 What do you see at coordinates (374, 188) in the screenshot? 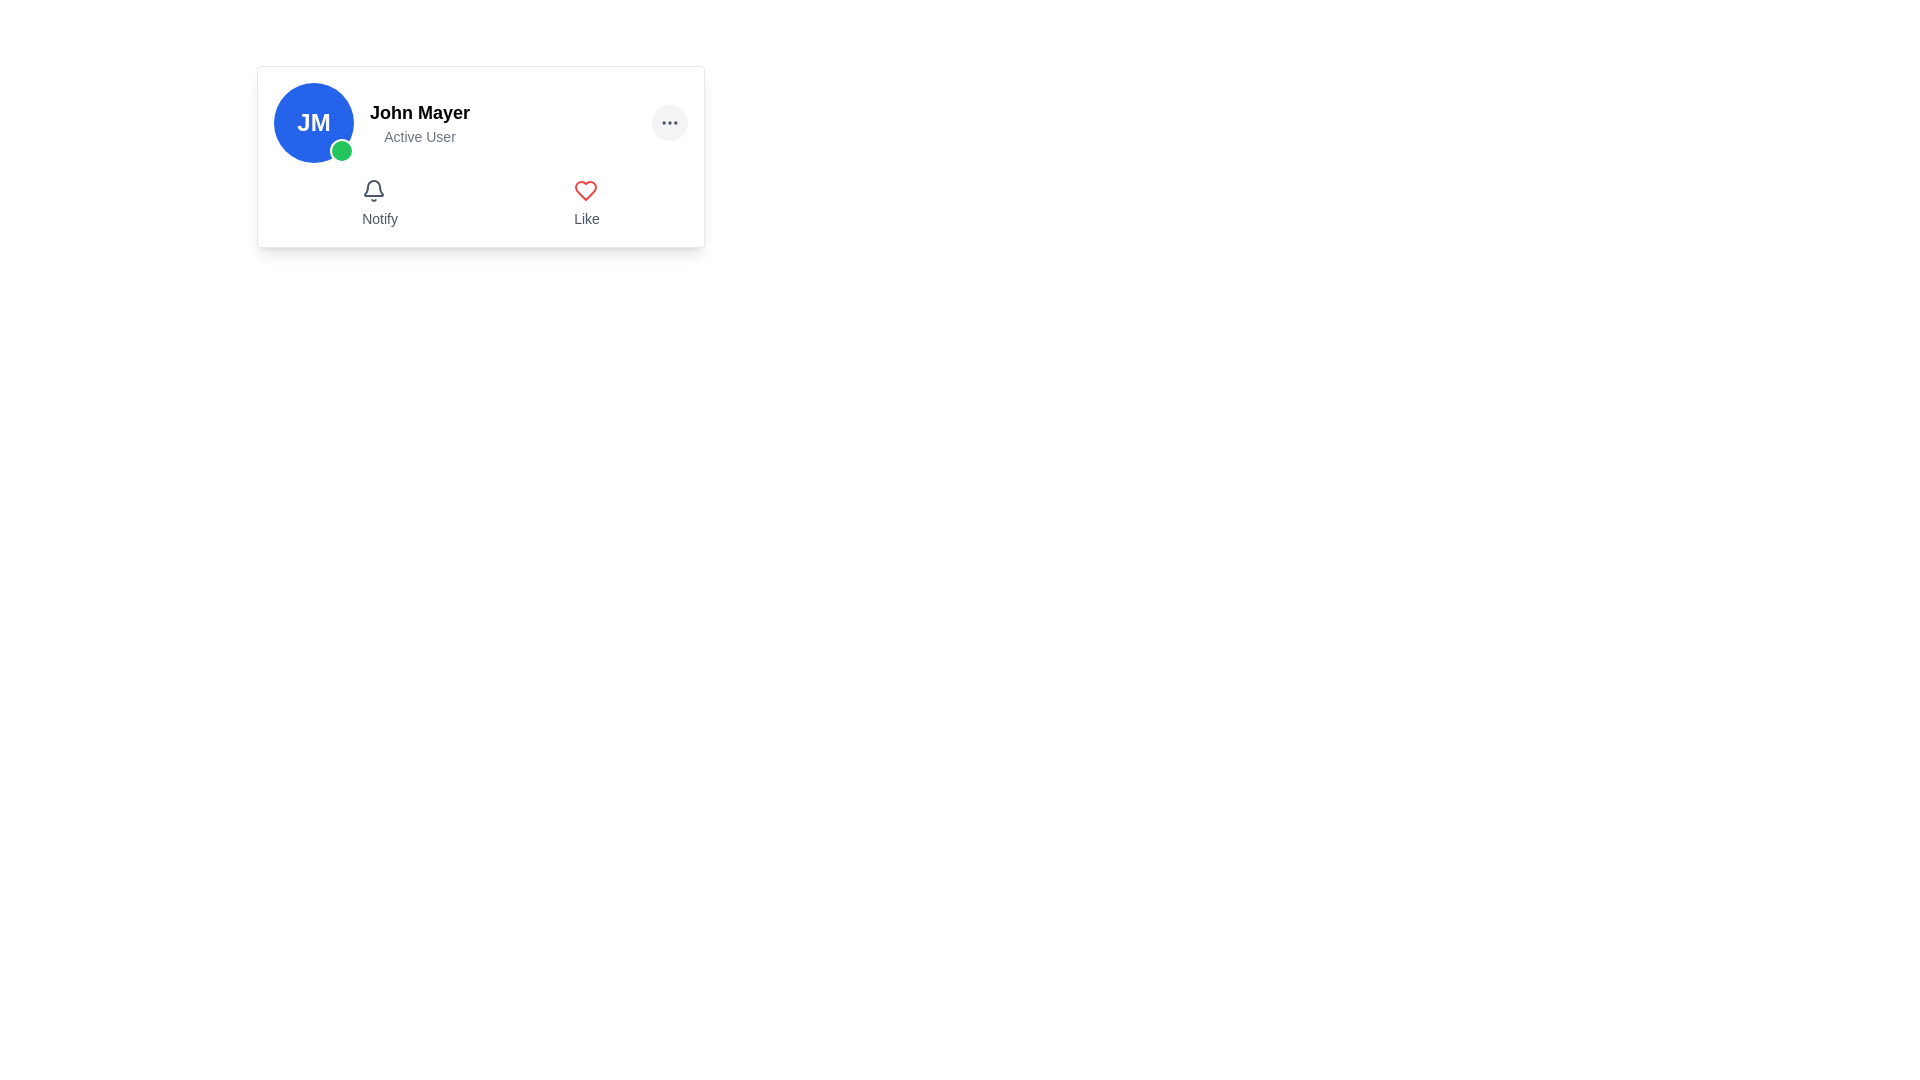
I see `the bell icon located in the top-right corner of the 'John Mayer - Active User' card interface for notification-related actions` at bounding box center [374, 188].